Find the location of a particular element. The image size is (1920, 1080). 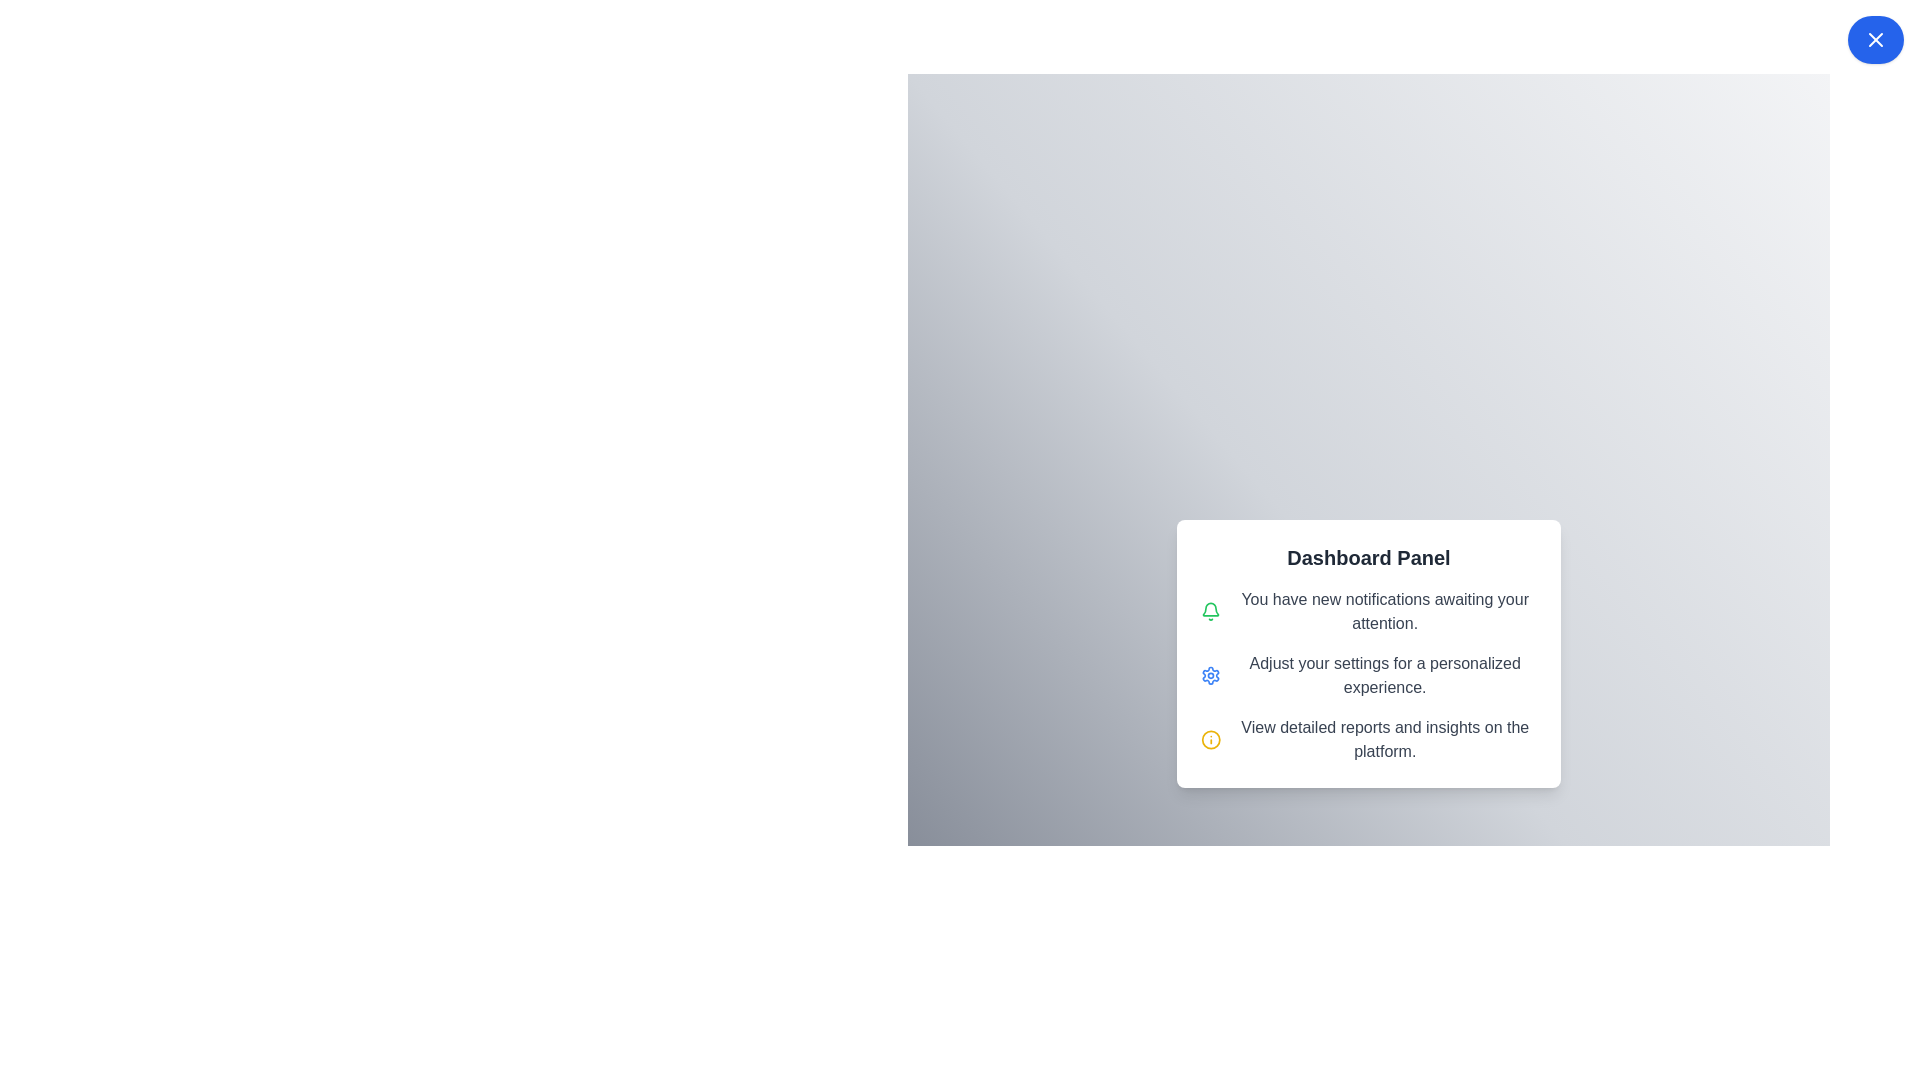

the text label with an icon that provides information about viewing detailed reports and insights, located in the third row of a vertical stack in the dashboard's panel is located at coordinates (1367, 740).